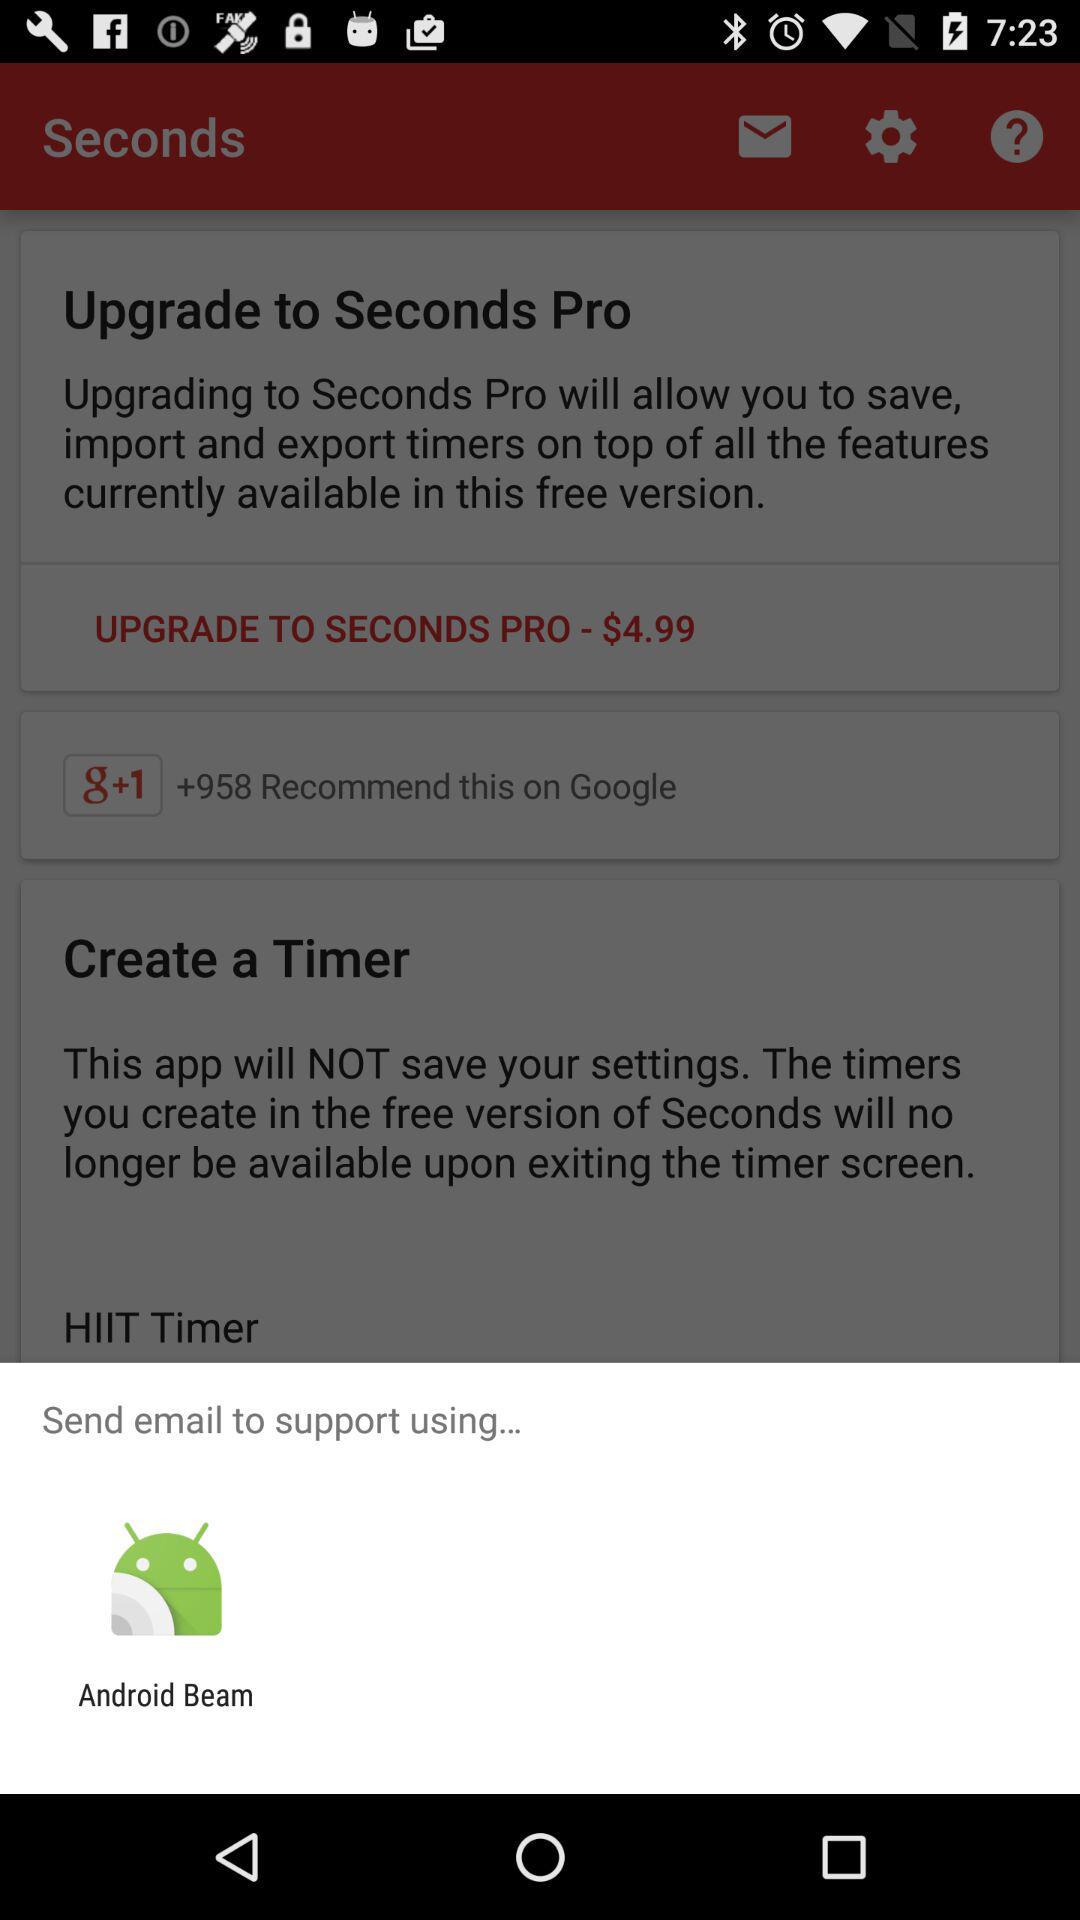  I want to click on android beam app, so click(165, 1711).